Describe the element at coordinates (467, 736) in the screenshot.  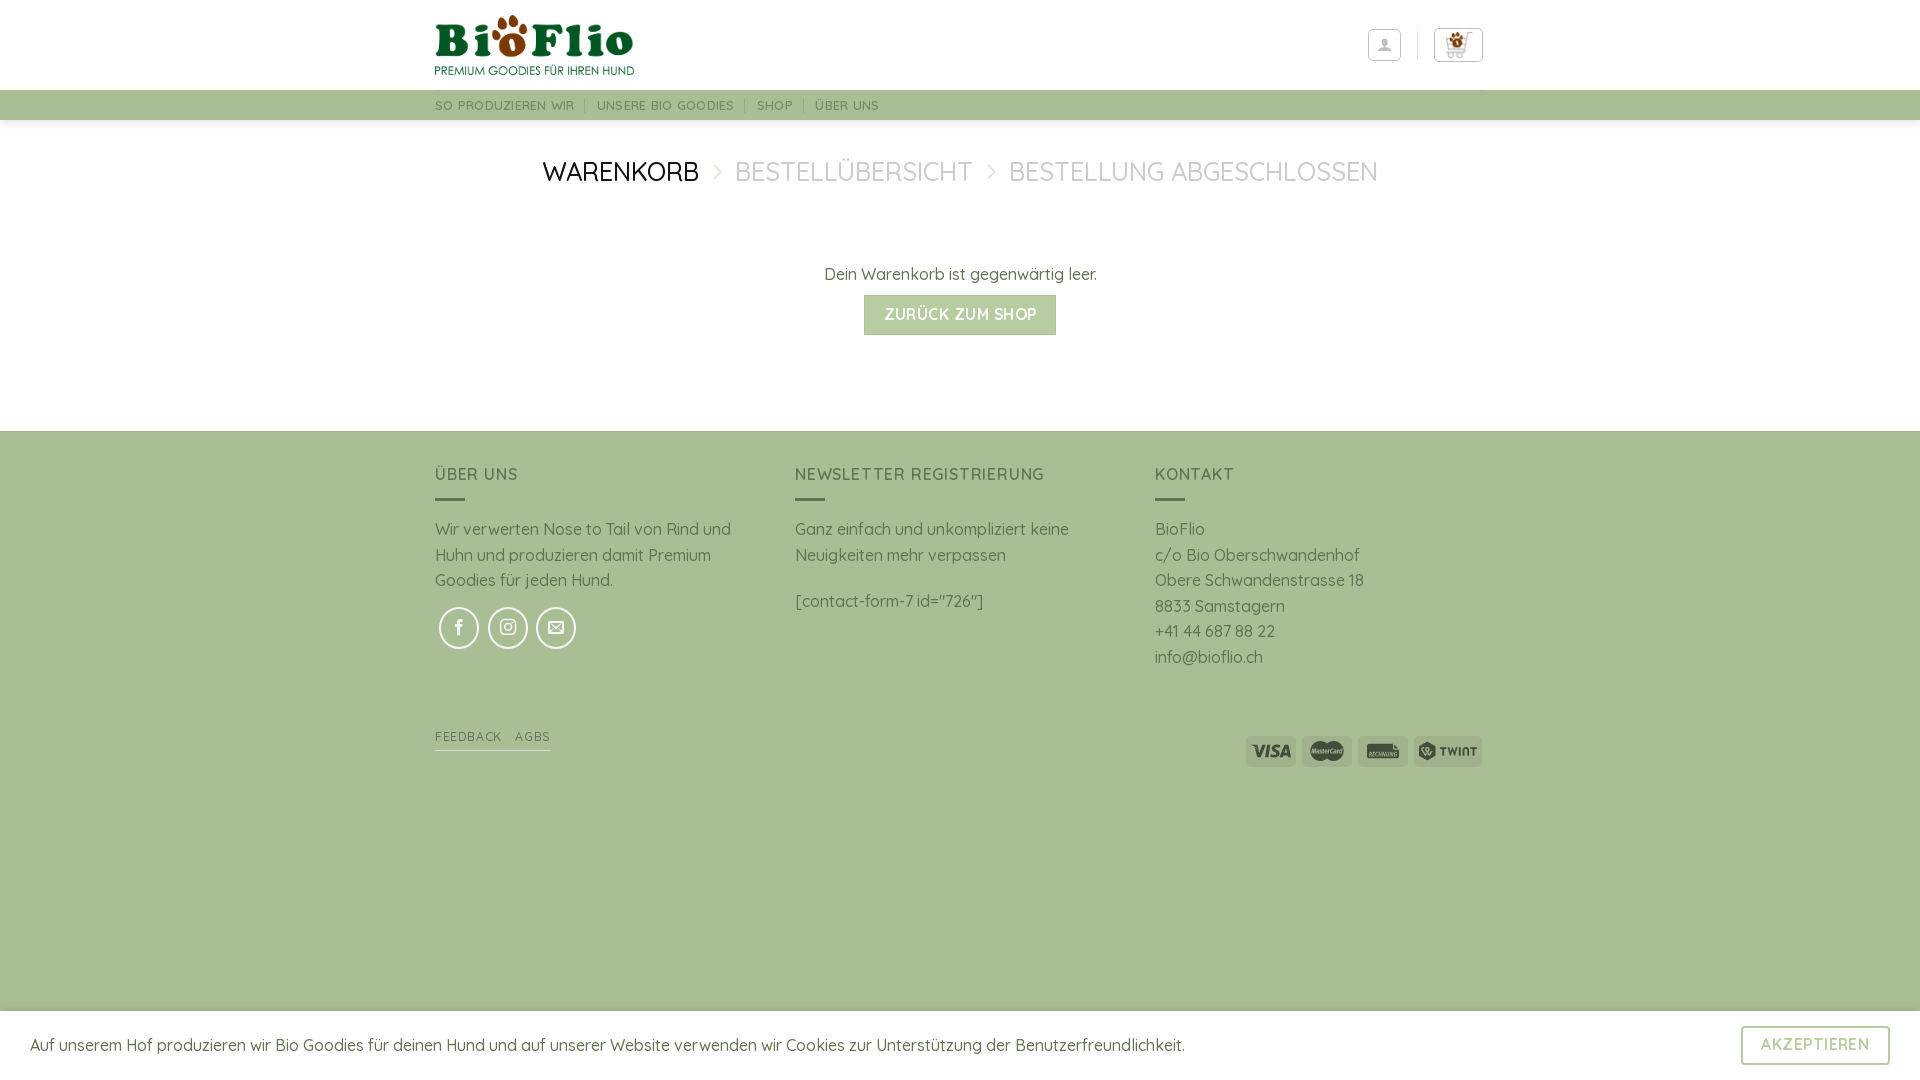
I see `'FEEDBACK'` at that location.